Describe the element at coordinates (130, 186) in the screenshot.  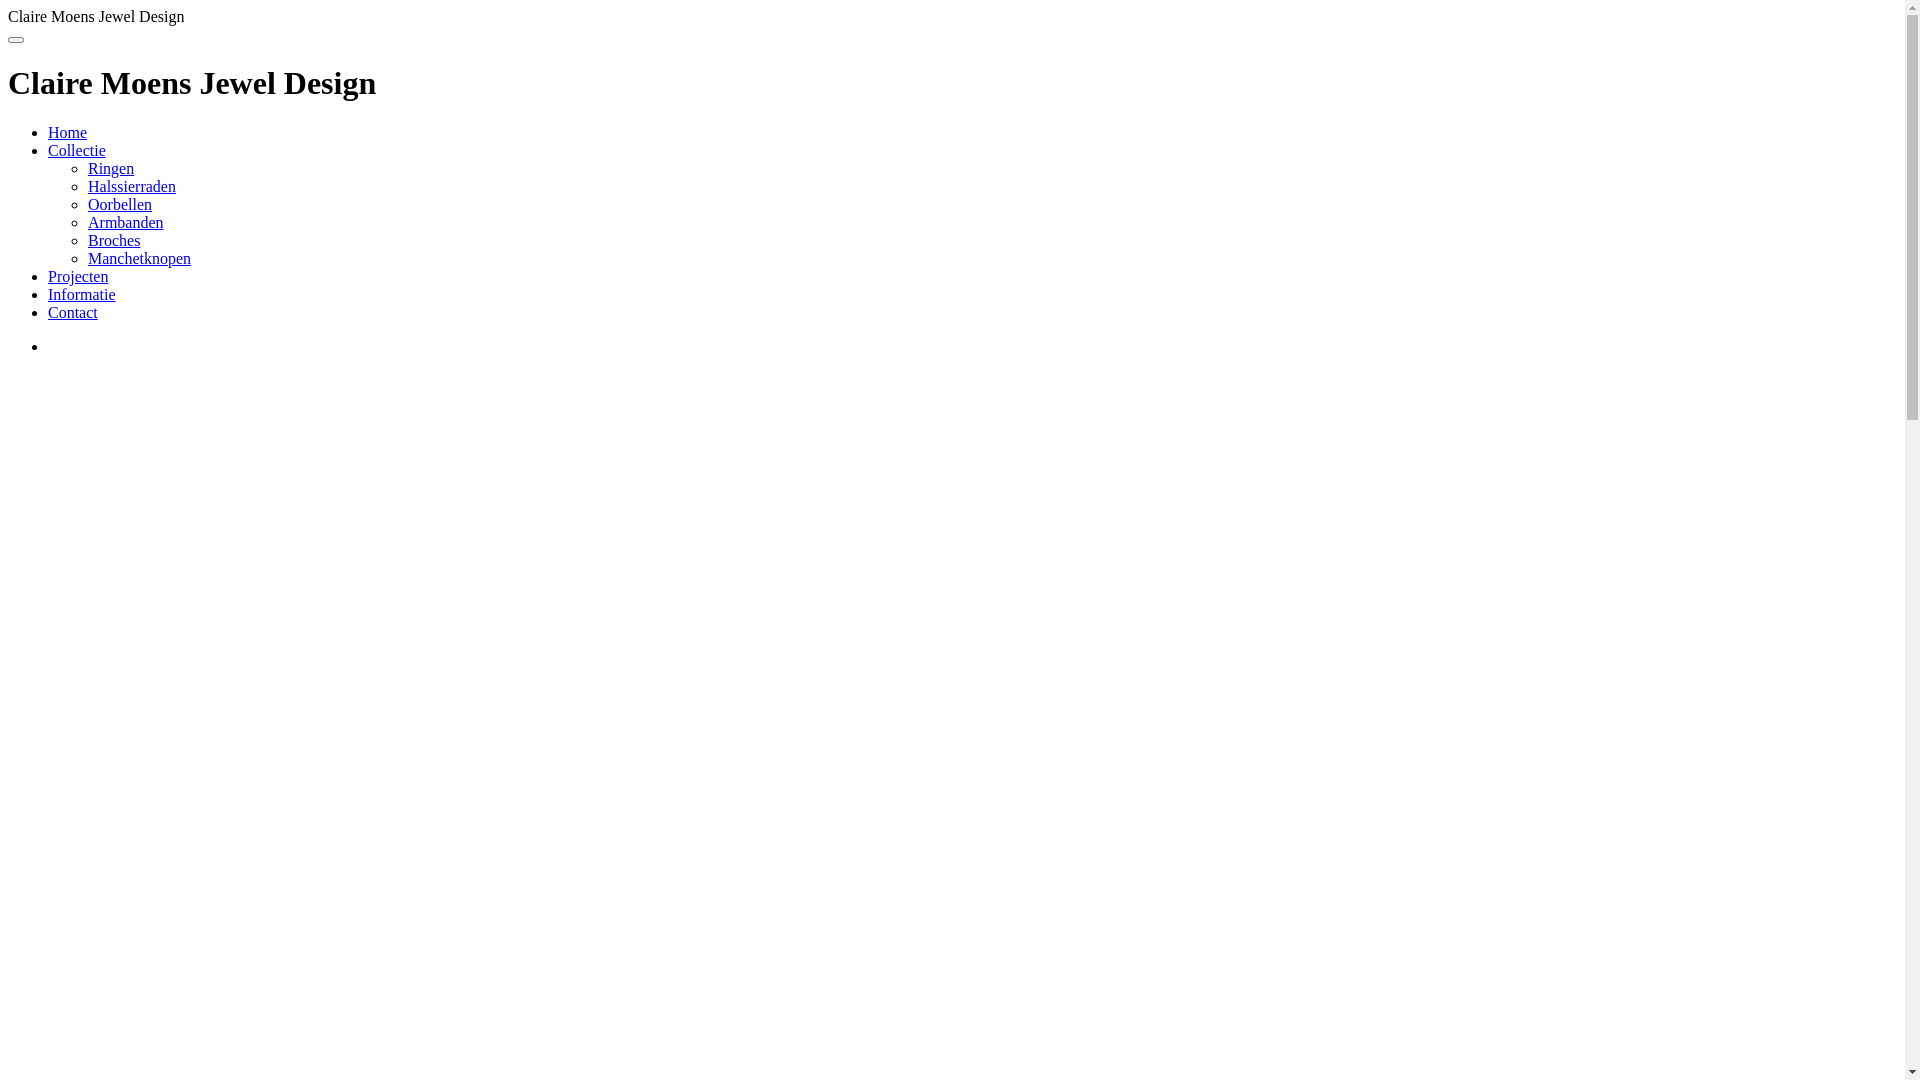
I see `'Halssierraden'` at that location.